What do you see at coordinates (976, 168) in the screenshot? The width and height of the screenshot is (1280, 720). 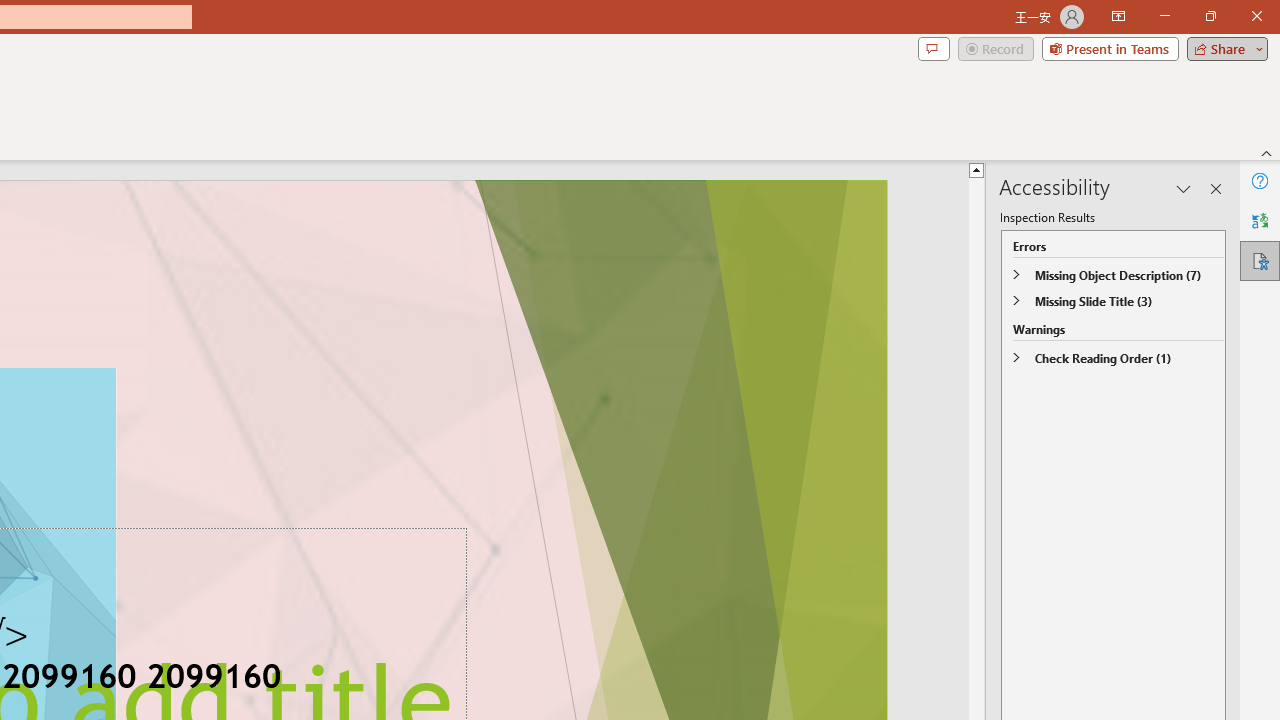 I see `'Line up'` at bounding box center [976, 168].